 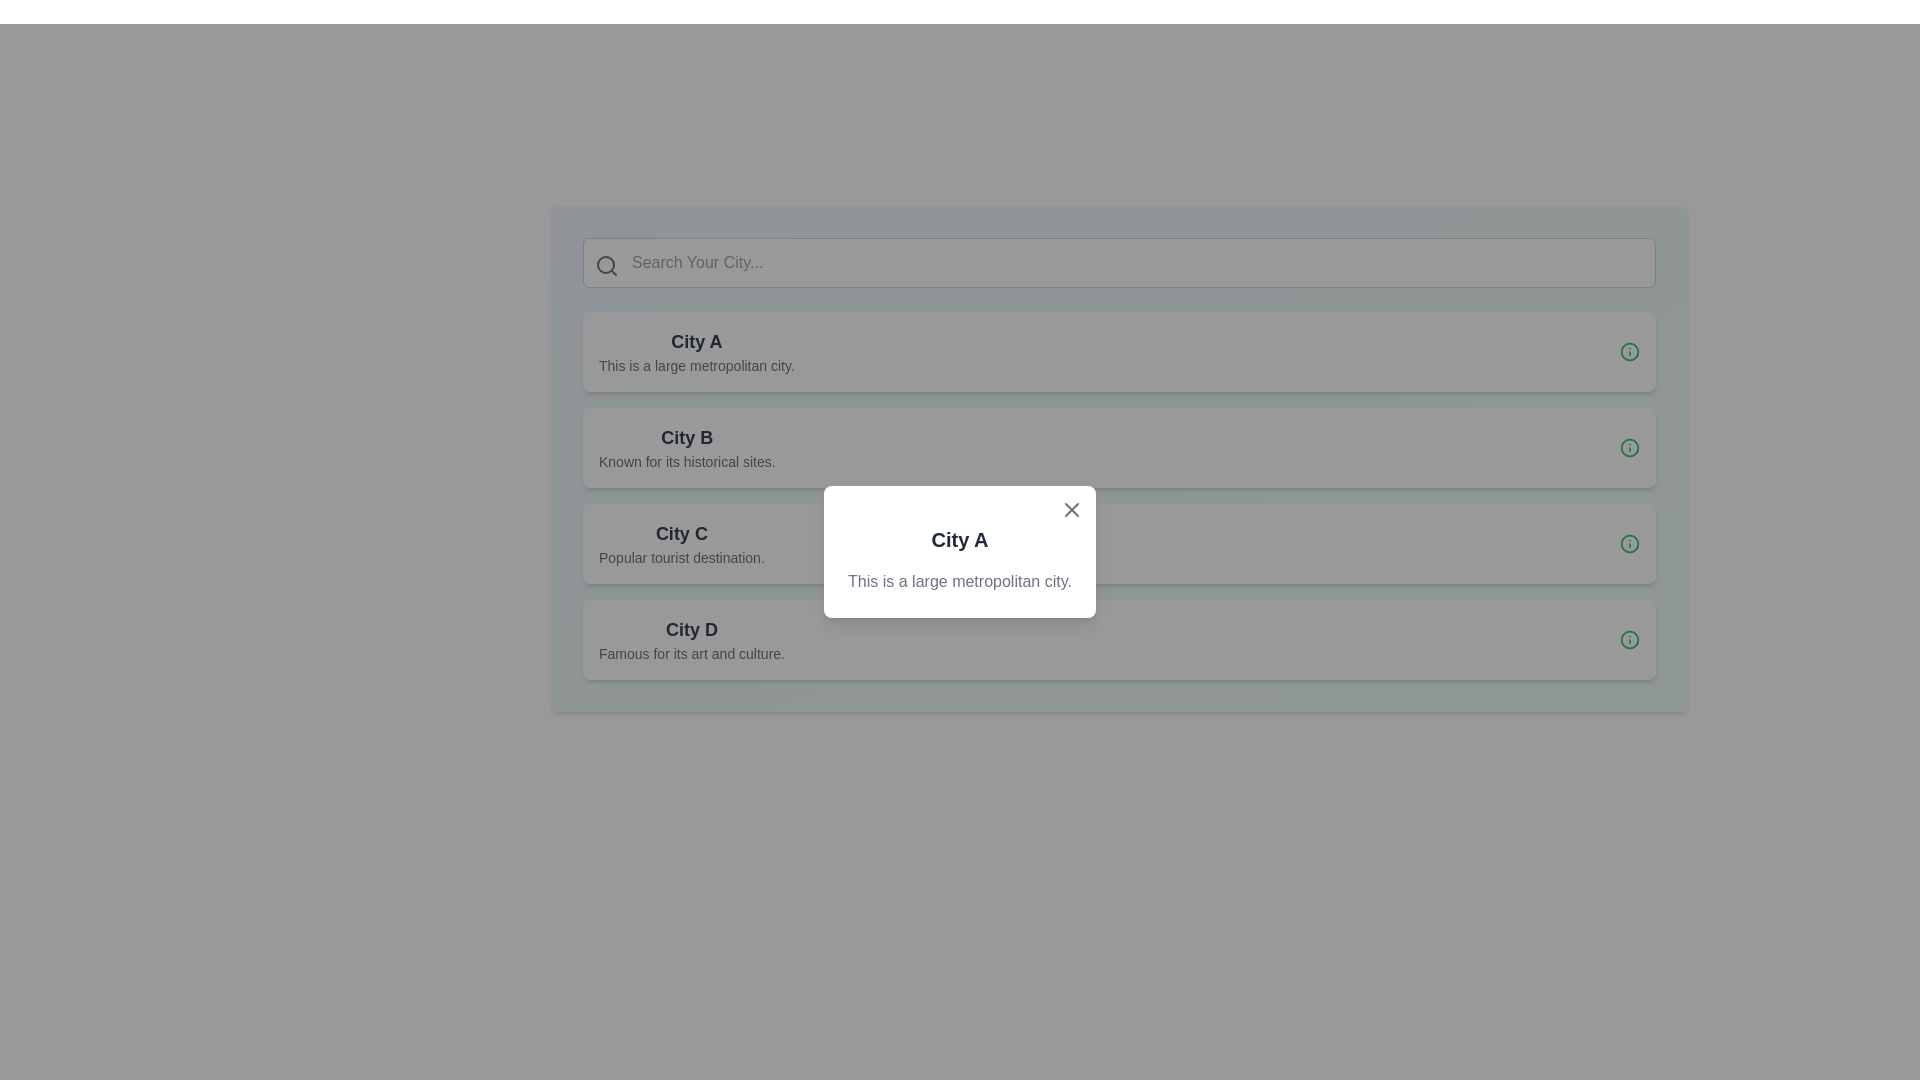 What do you see at coordinates (1070, 508) in the screenshot?
I see `the 'X' icon button located at the top-right corner of the white card titled 'City A'` at bounding box center [1070, 508].